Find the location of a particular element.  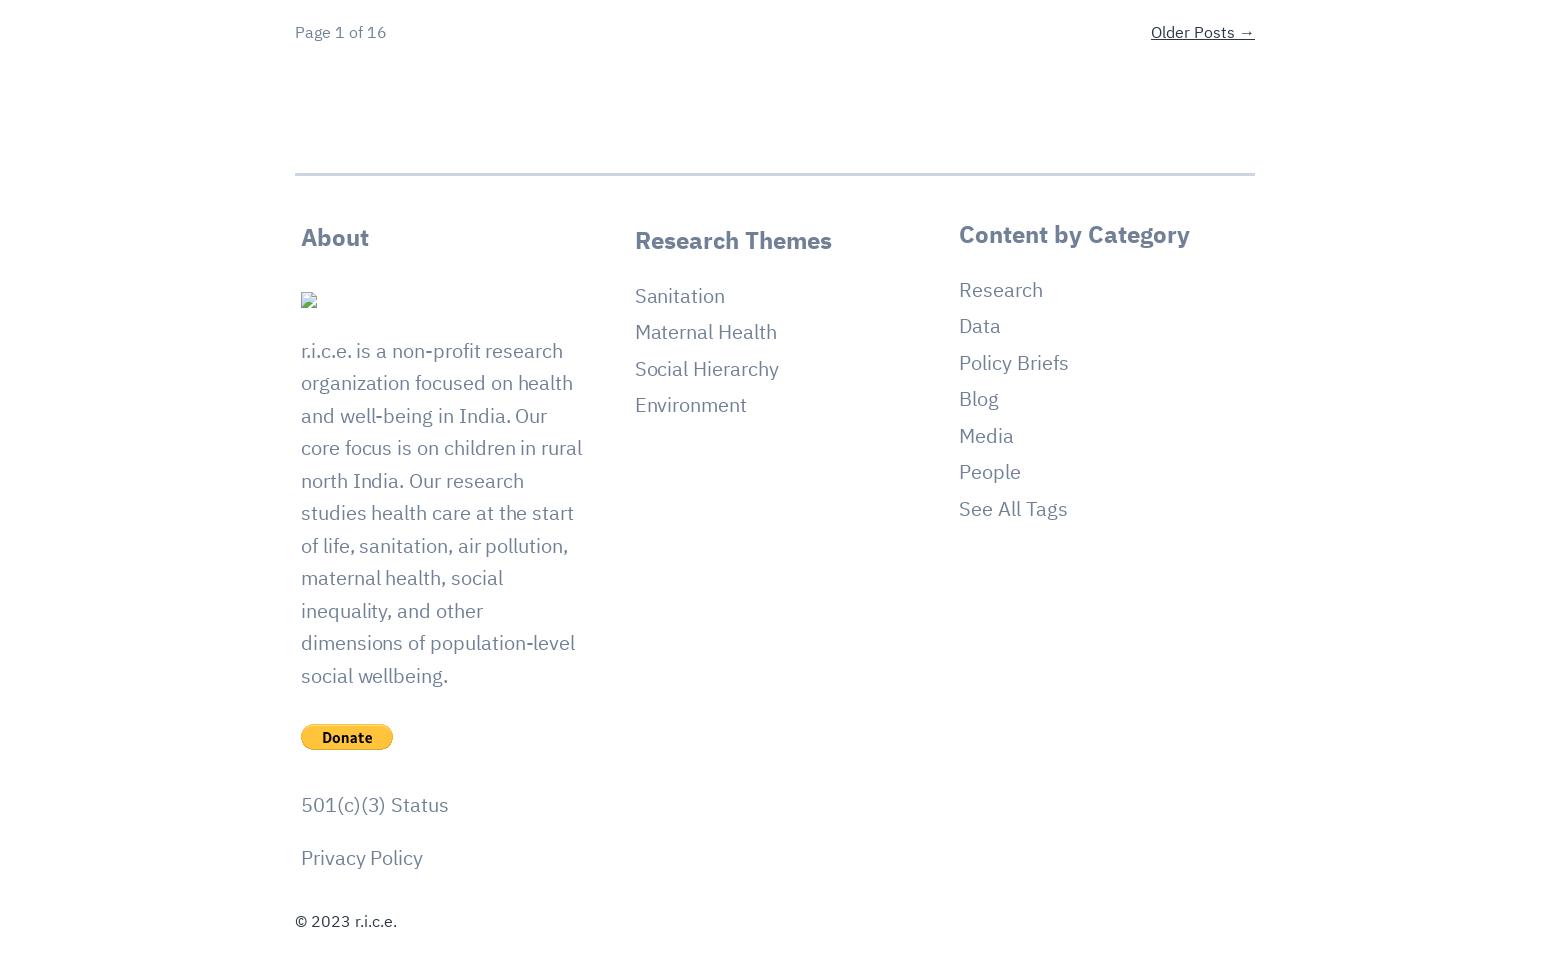

'2023' is located at coordinates (329, 921).